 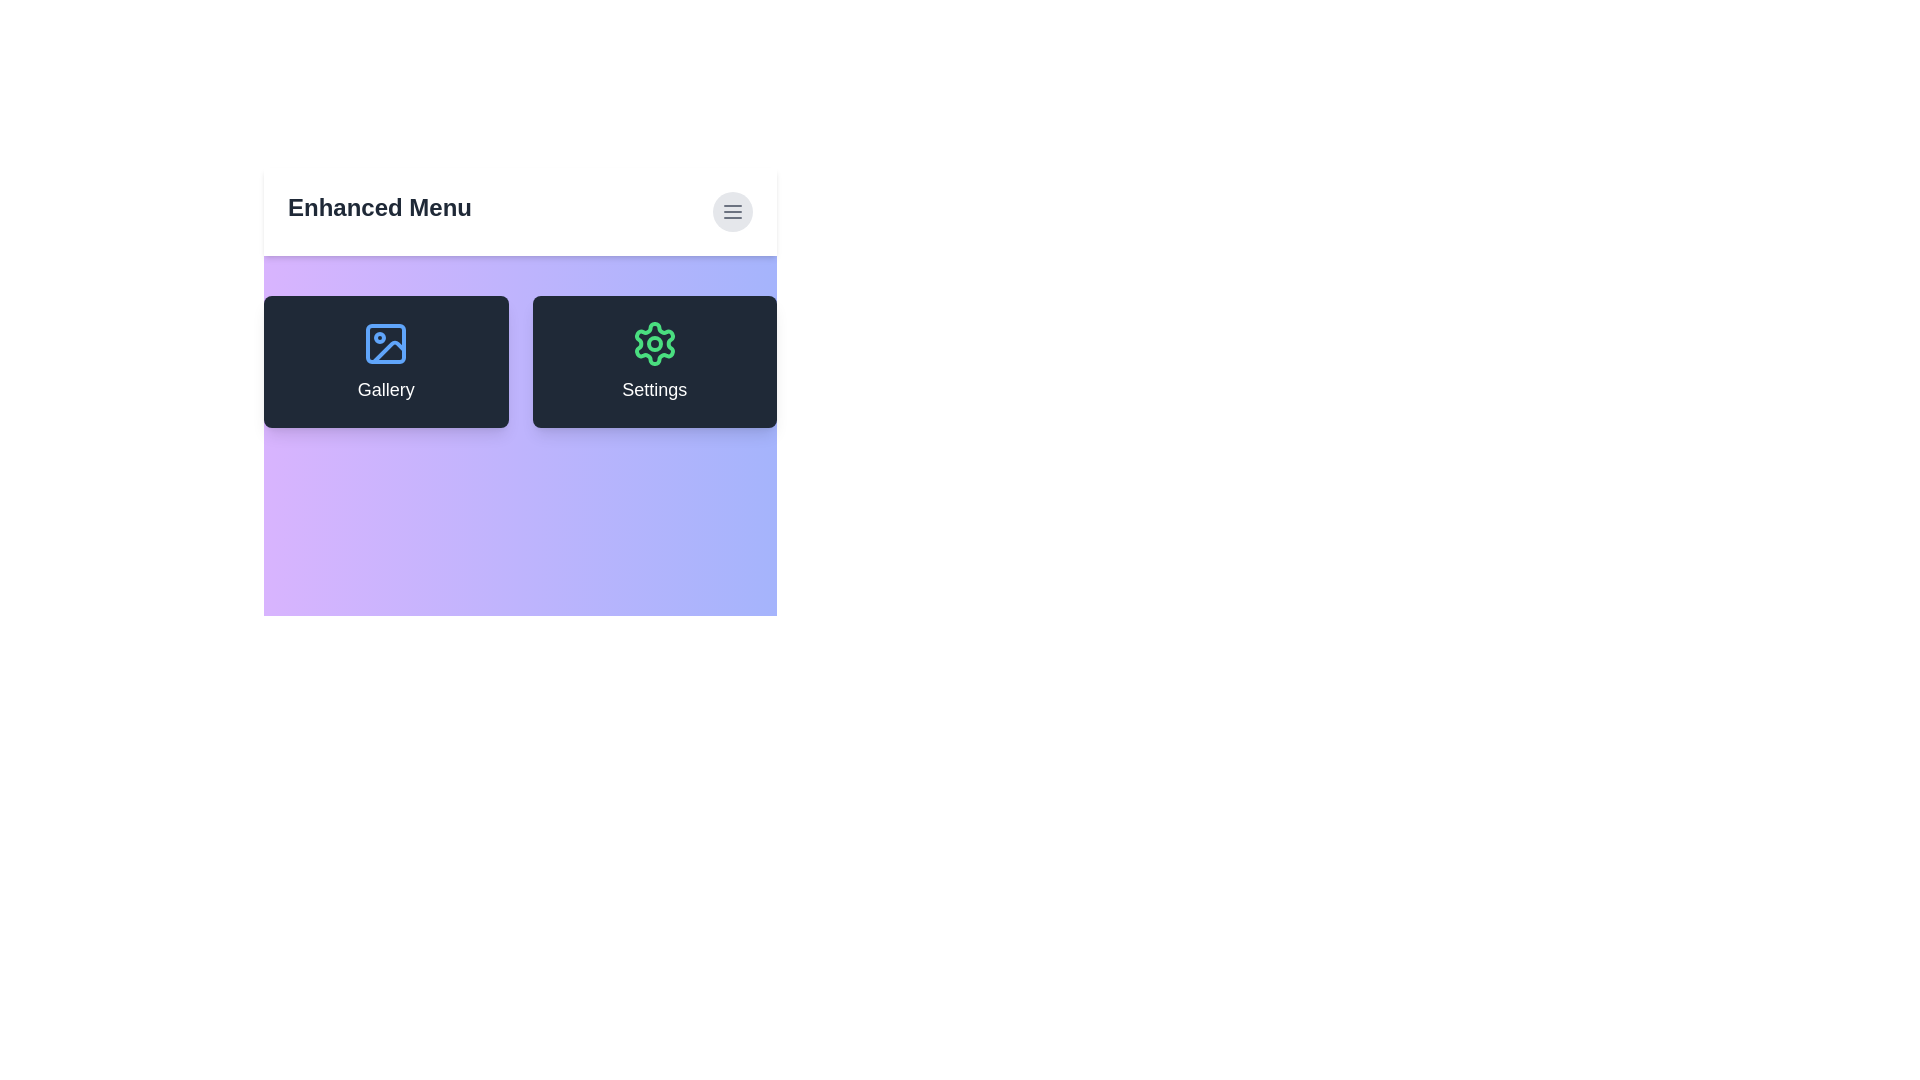 I want to click on the 'Settings' card to open the settings feature, so click(x=654, y=362).